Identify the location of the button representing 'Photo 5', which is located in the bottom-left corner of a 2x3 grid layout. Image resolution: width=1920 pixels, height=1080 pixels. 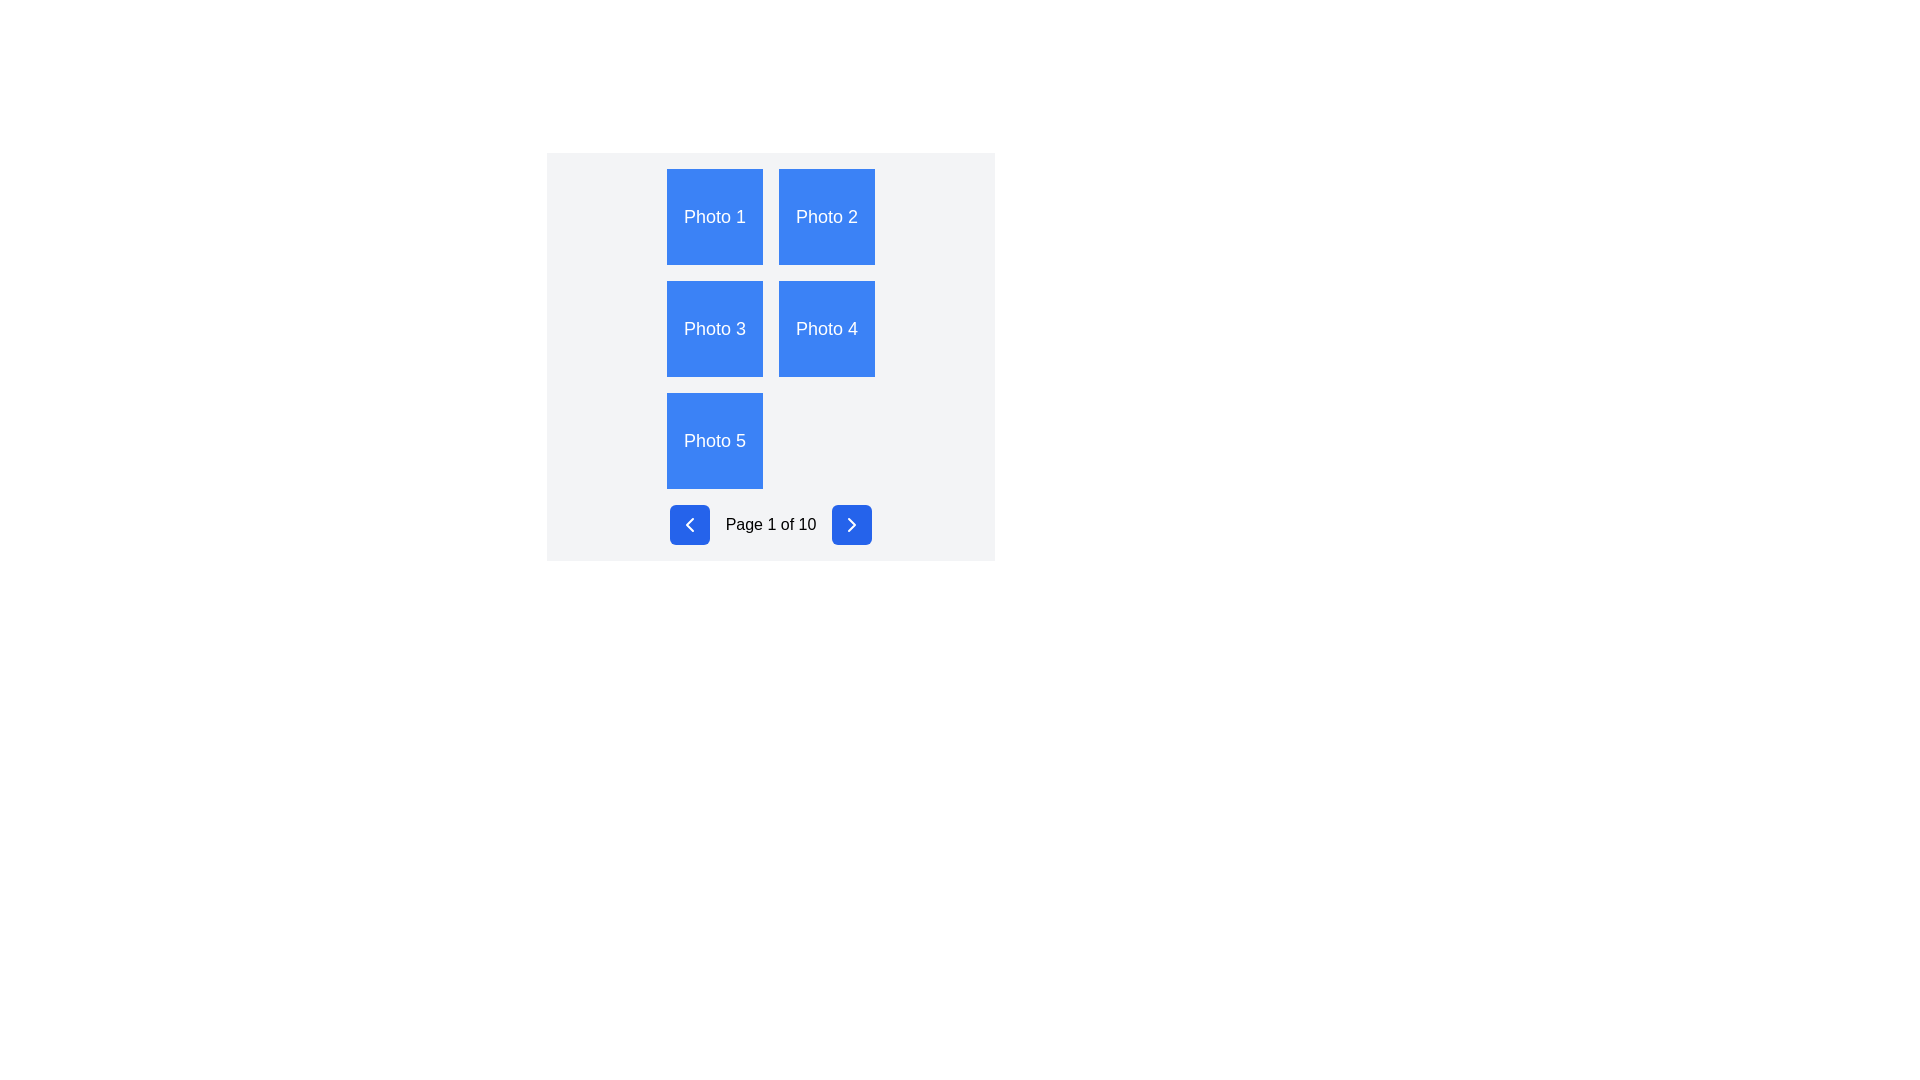
(715, 439).